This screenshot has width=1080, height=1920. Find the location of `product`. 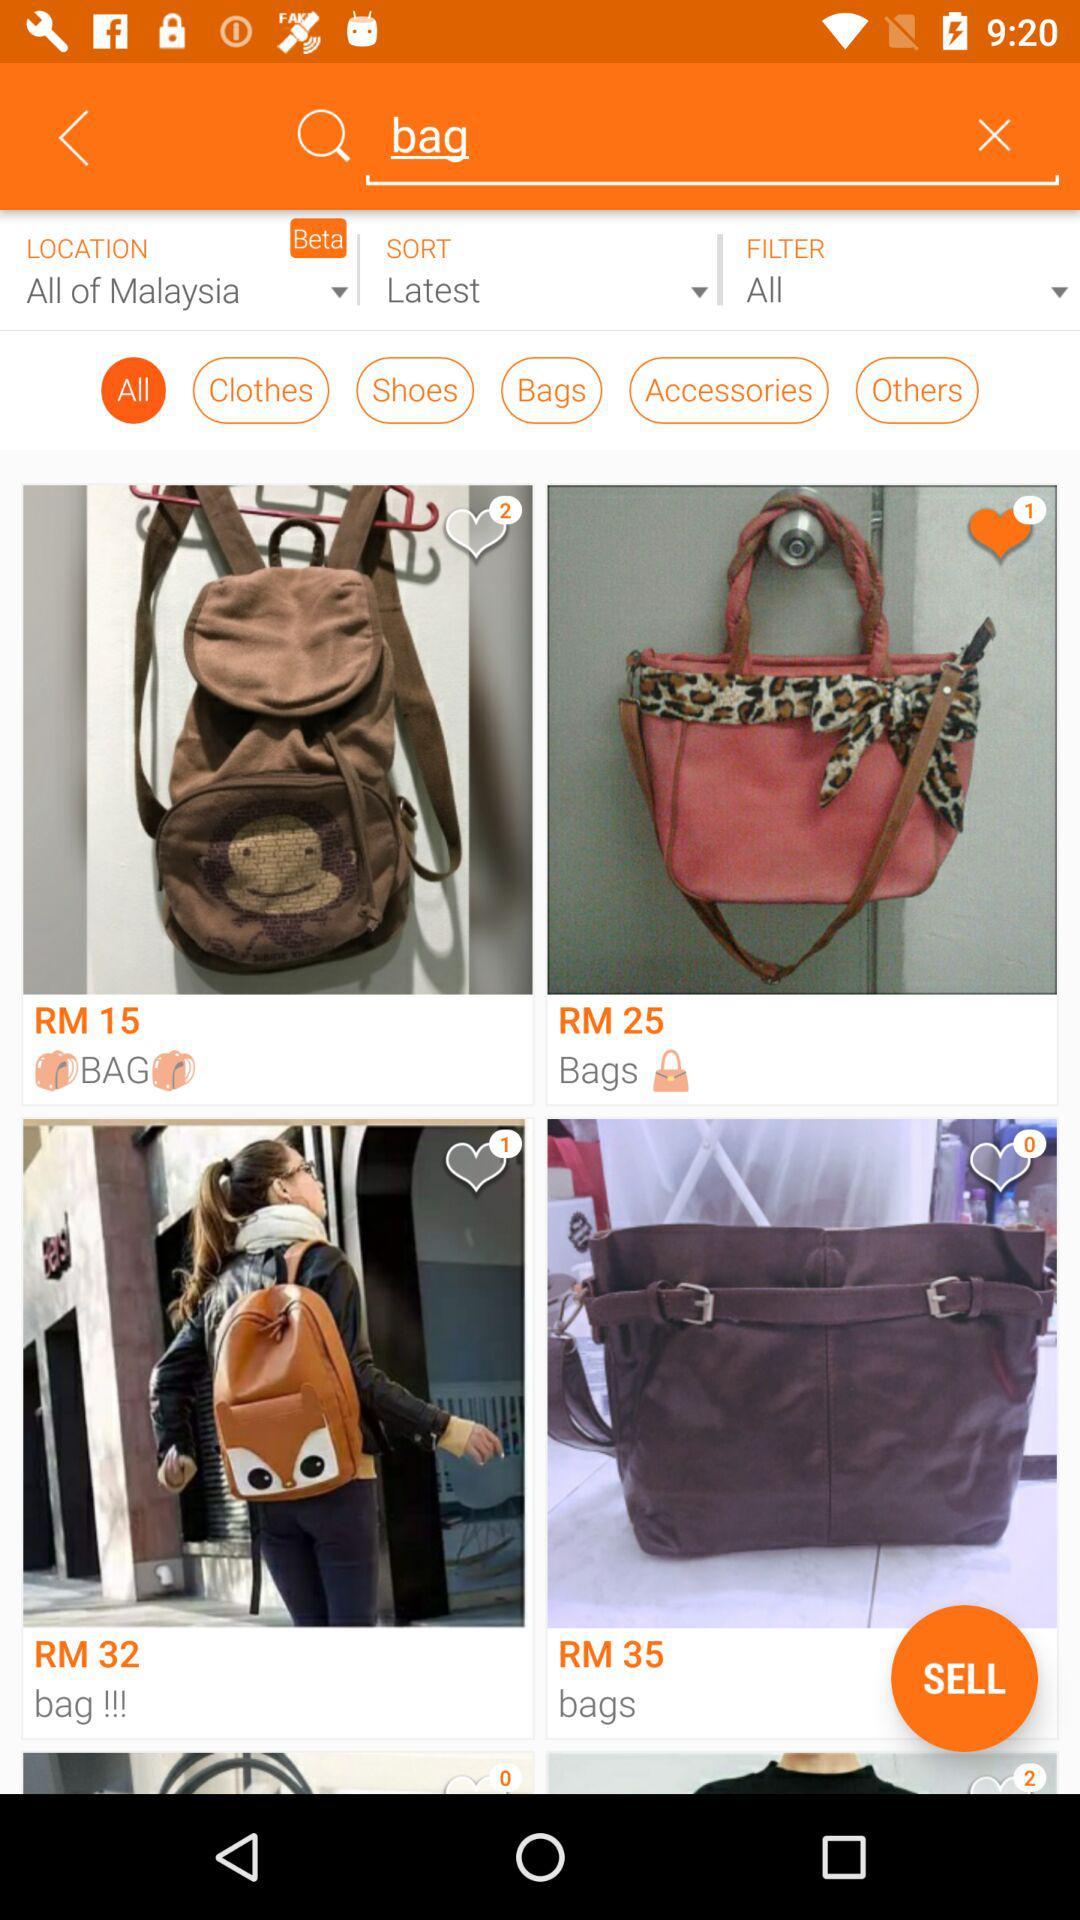

product is located at coordinates (474, 1171).